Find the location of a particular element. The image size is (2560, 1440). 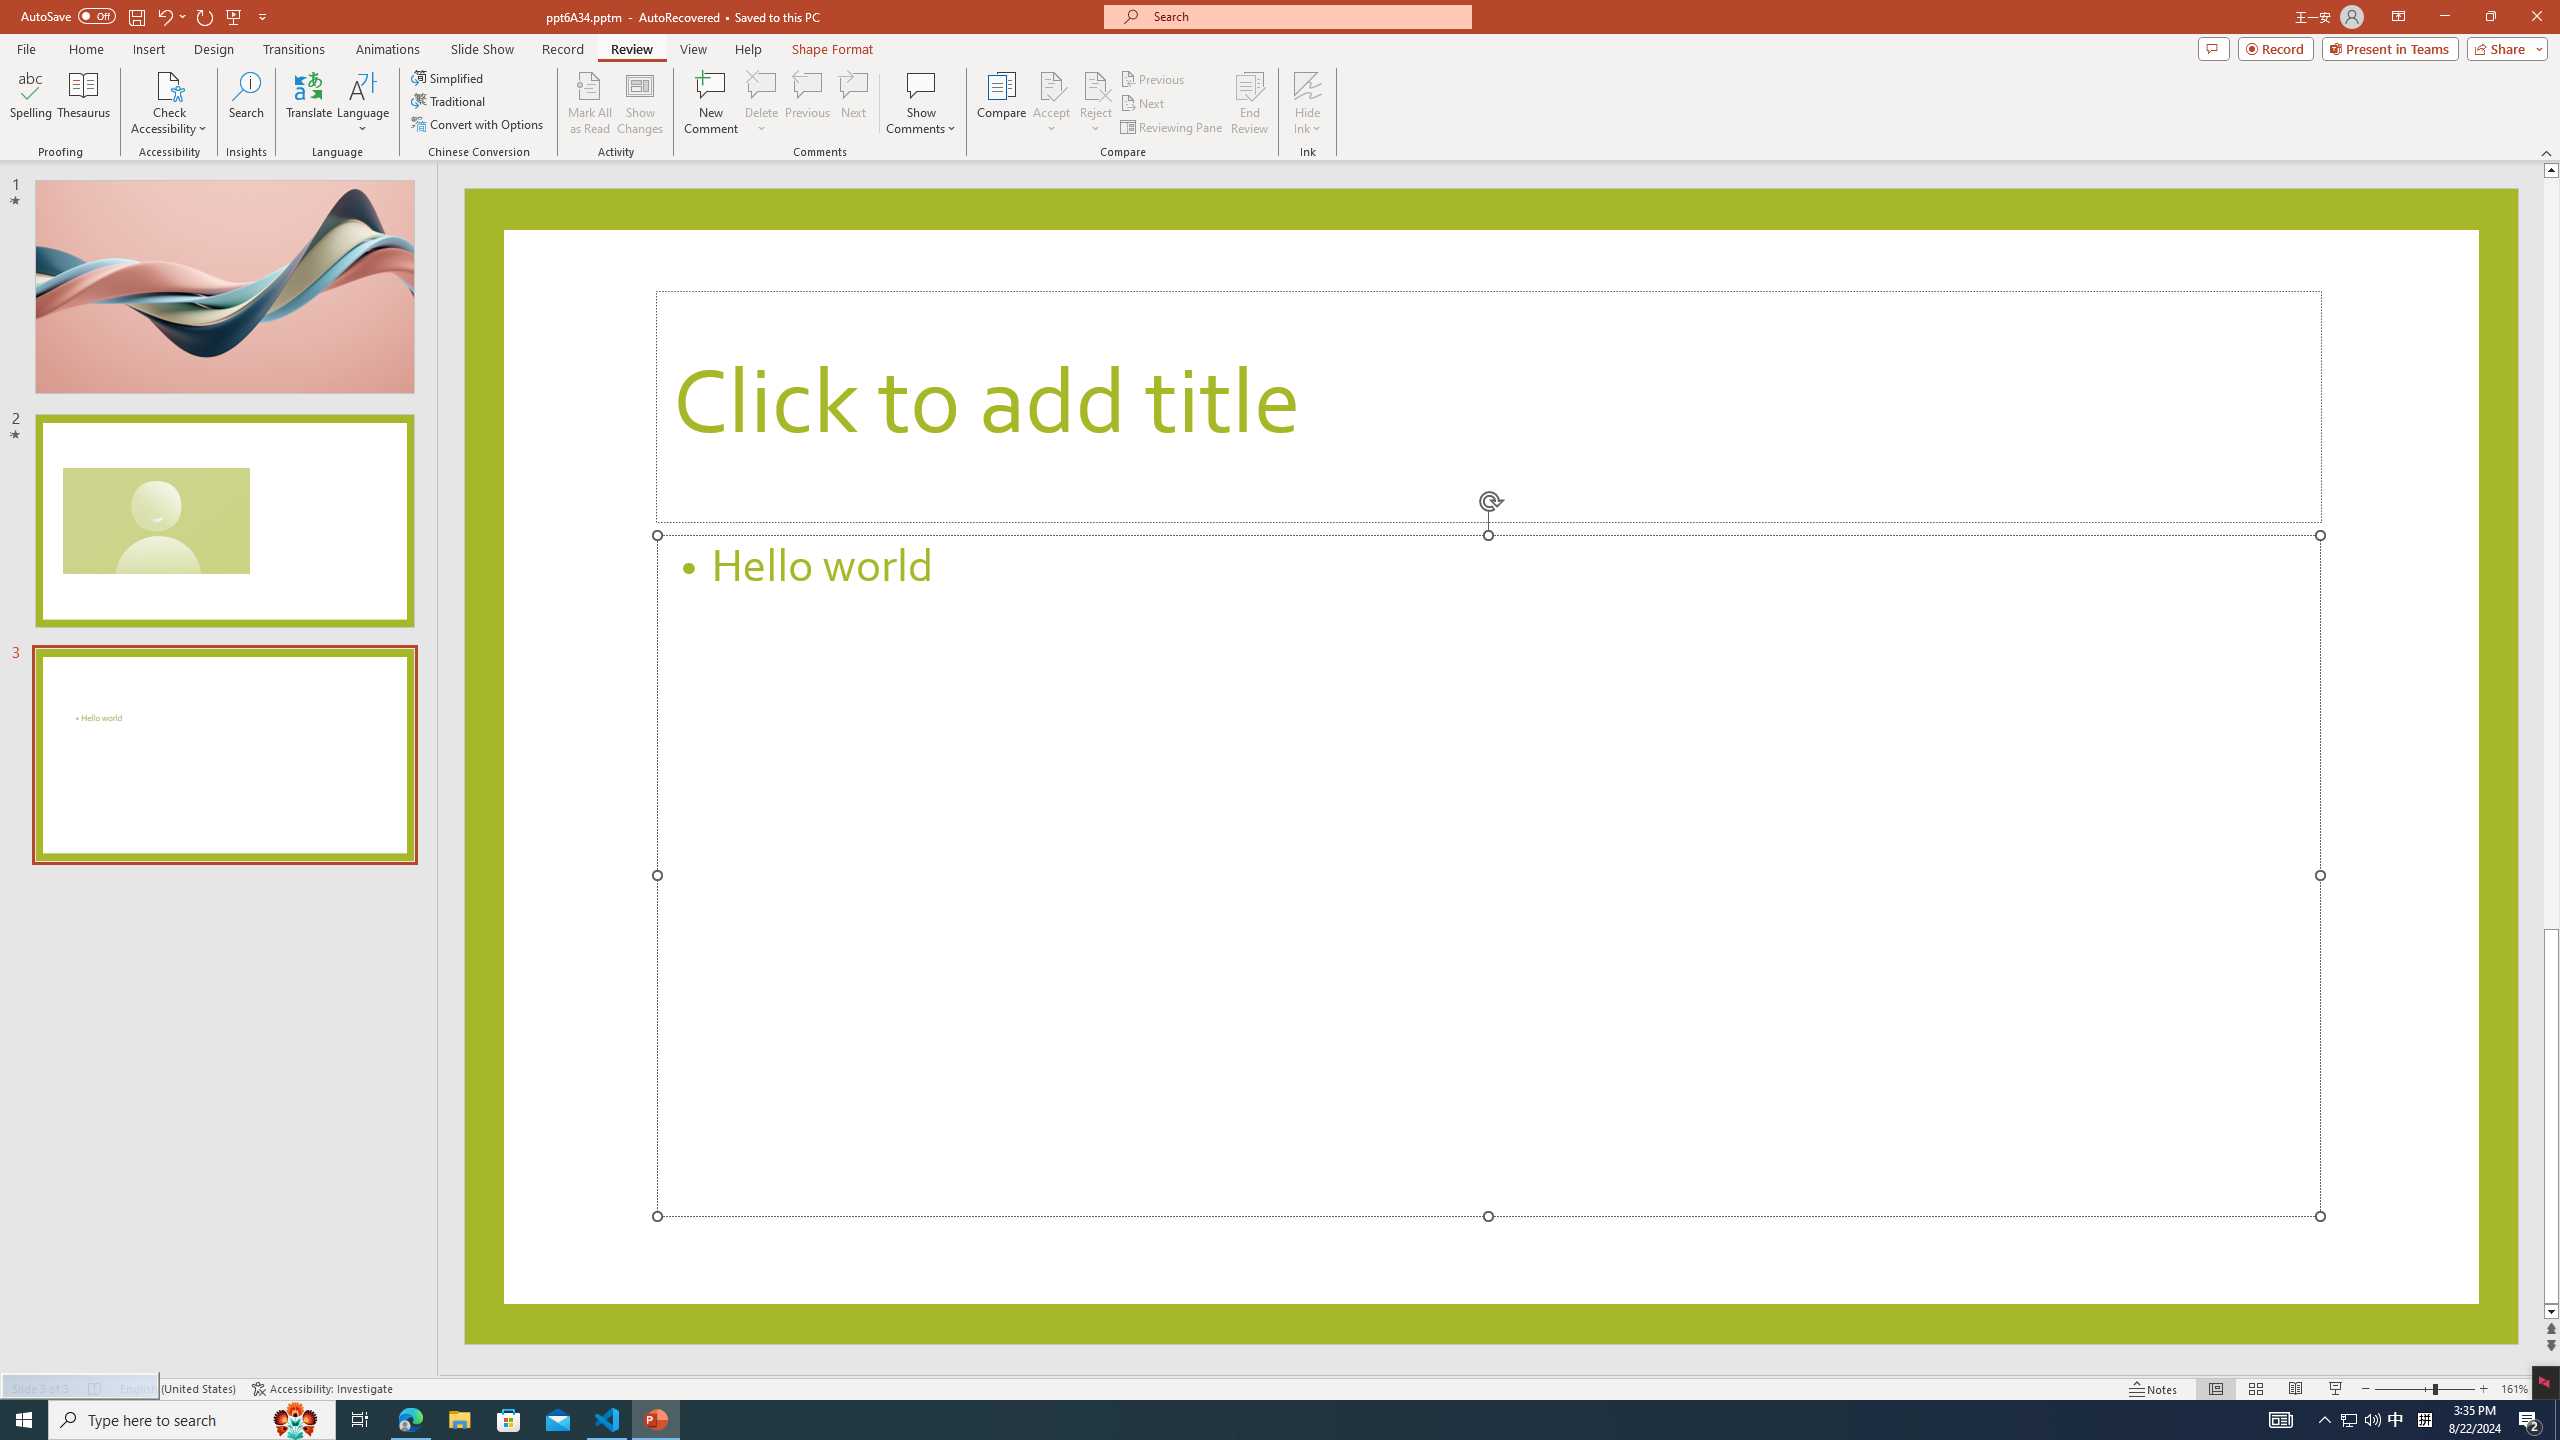

'Accept' is located at coordinates (1051, 103).